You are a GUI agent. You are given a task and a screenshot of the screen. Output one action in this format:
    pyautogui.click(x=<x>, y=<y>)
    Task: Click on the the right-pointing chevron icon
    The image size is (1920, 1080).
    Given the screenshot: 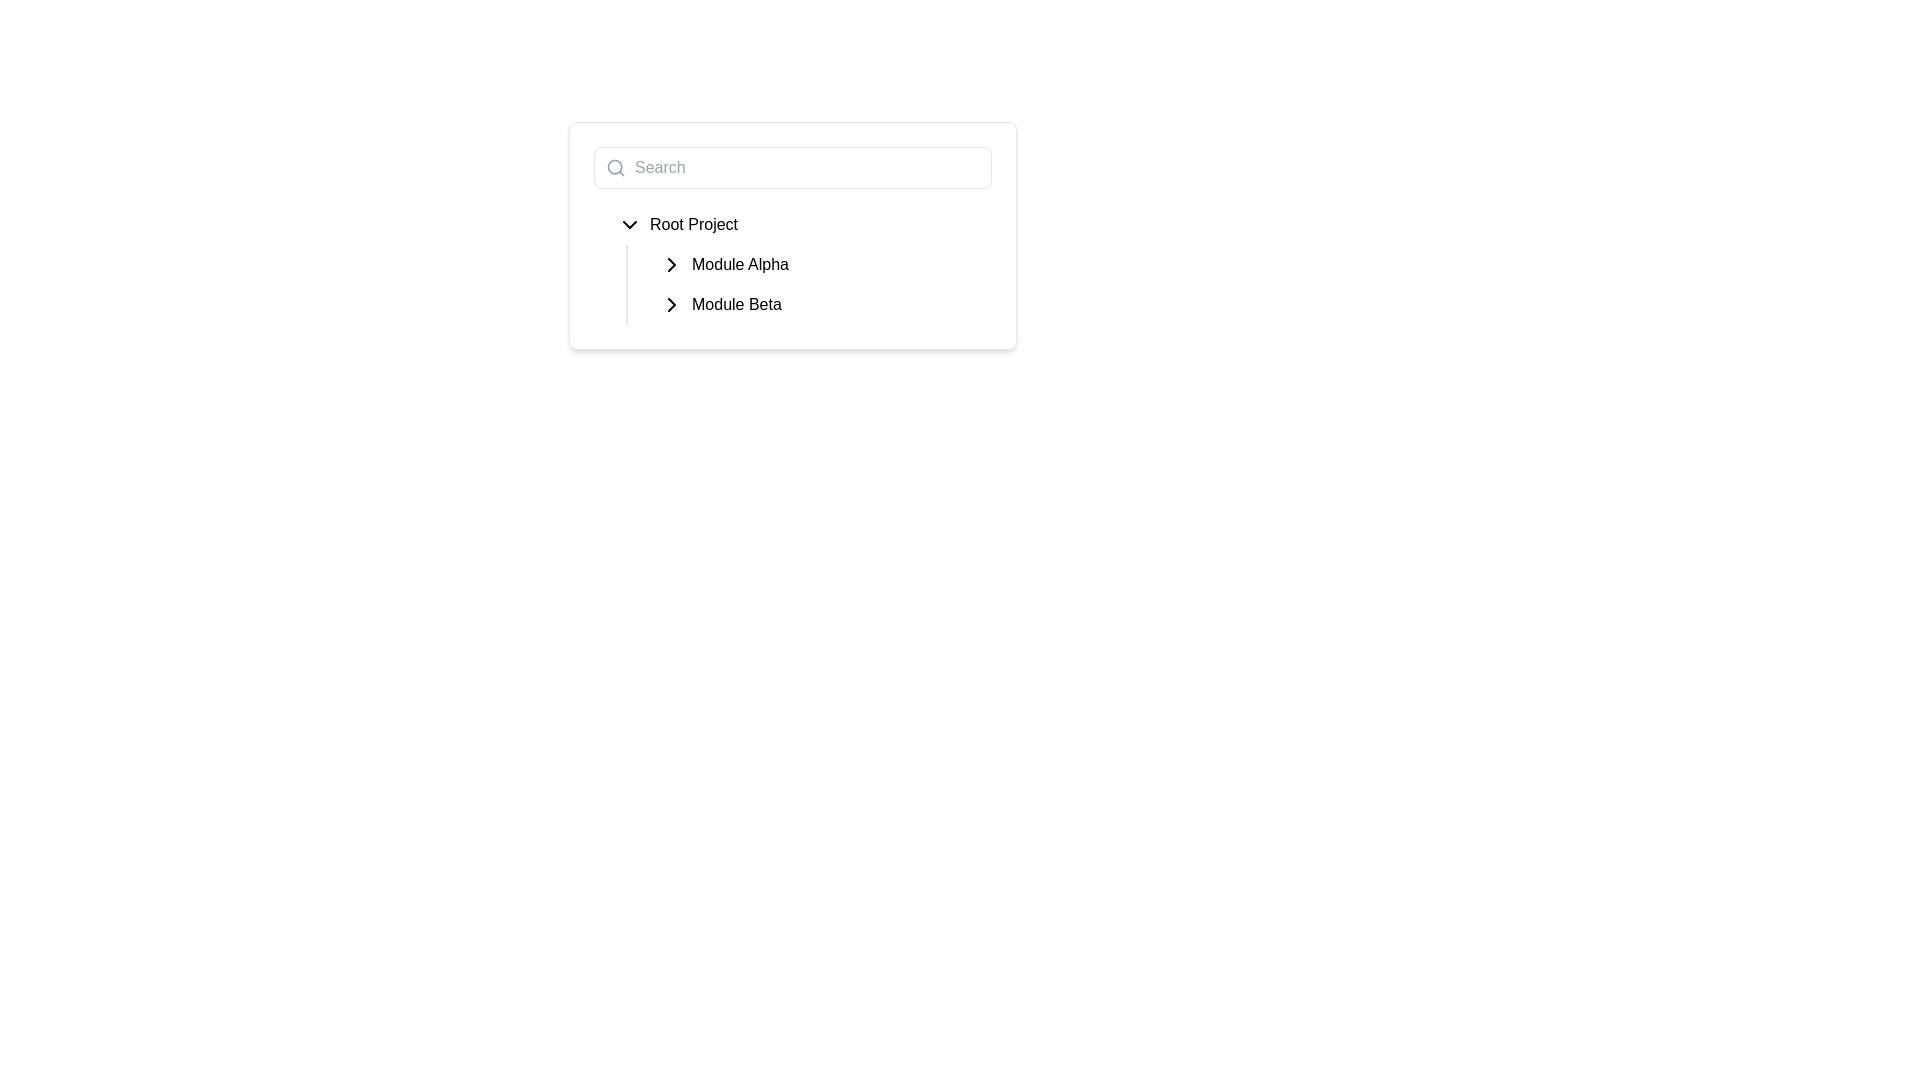 What is the action you would take?
    pyautogui.click(x=672, y=304)
    